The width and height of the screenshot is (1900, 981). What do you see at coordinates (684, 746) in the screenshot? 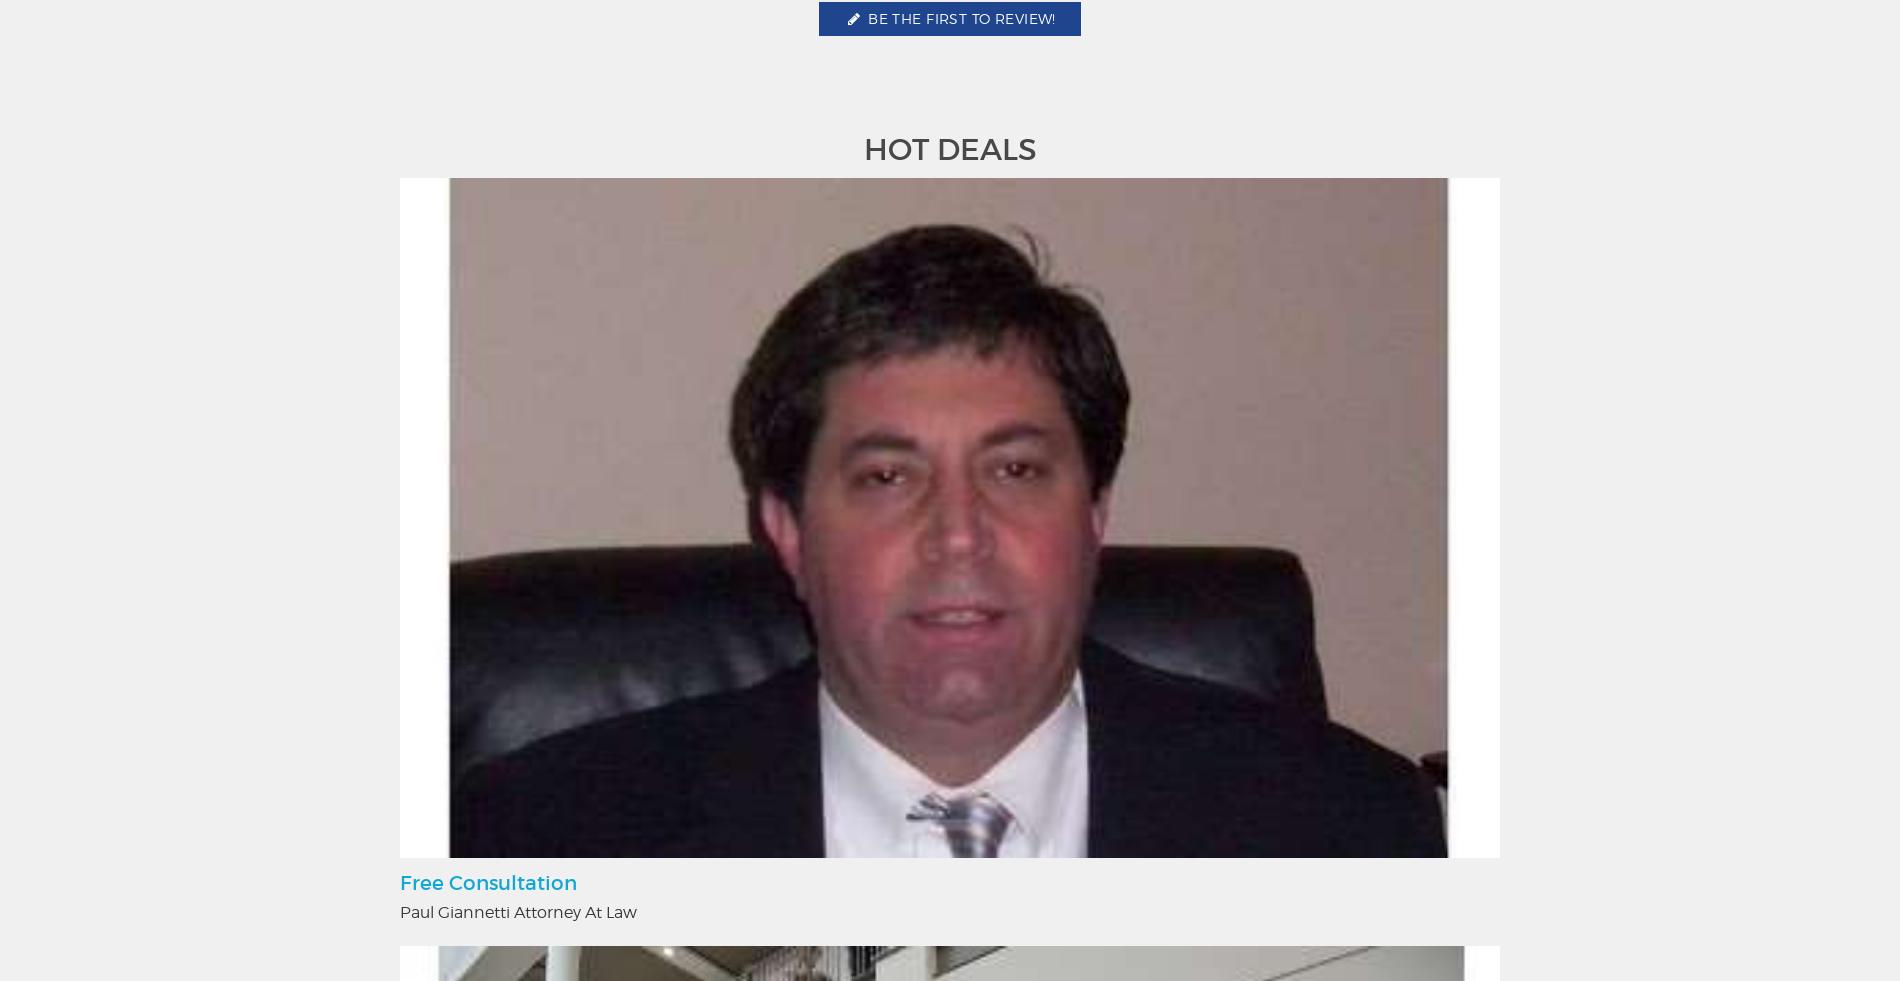
I see `'Food & Drink'` at bounding box center [684, 746].